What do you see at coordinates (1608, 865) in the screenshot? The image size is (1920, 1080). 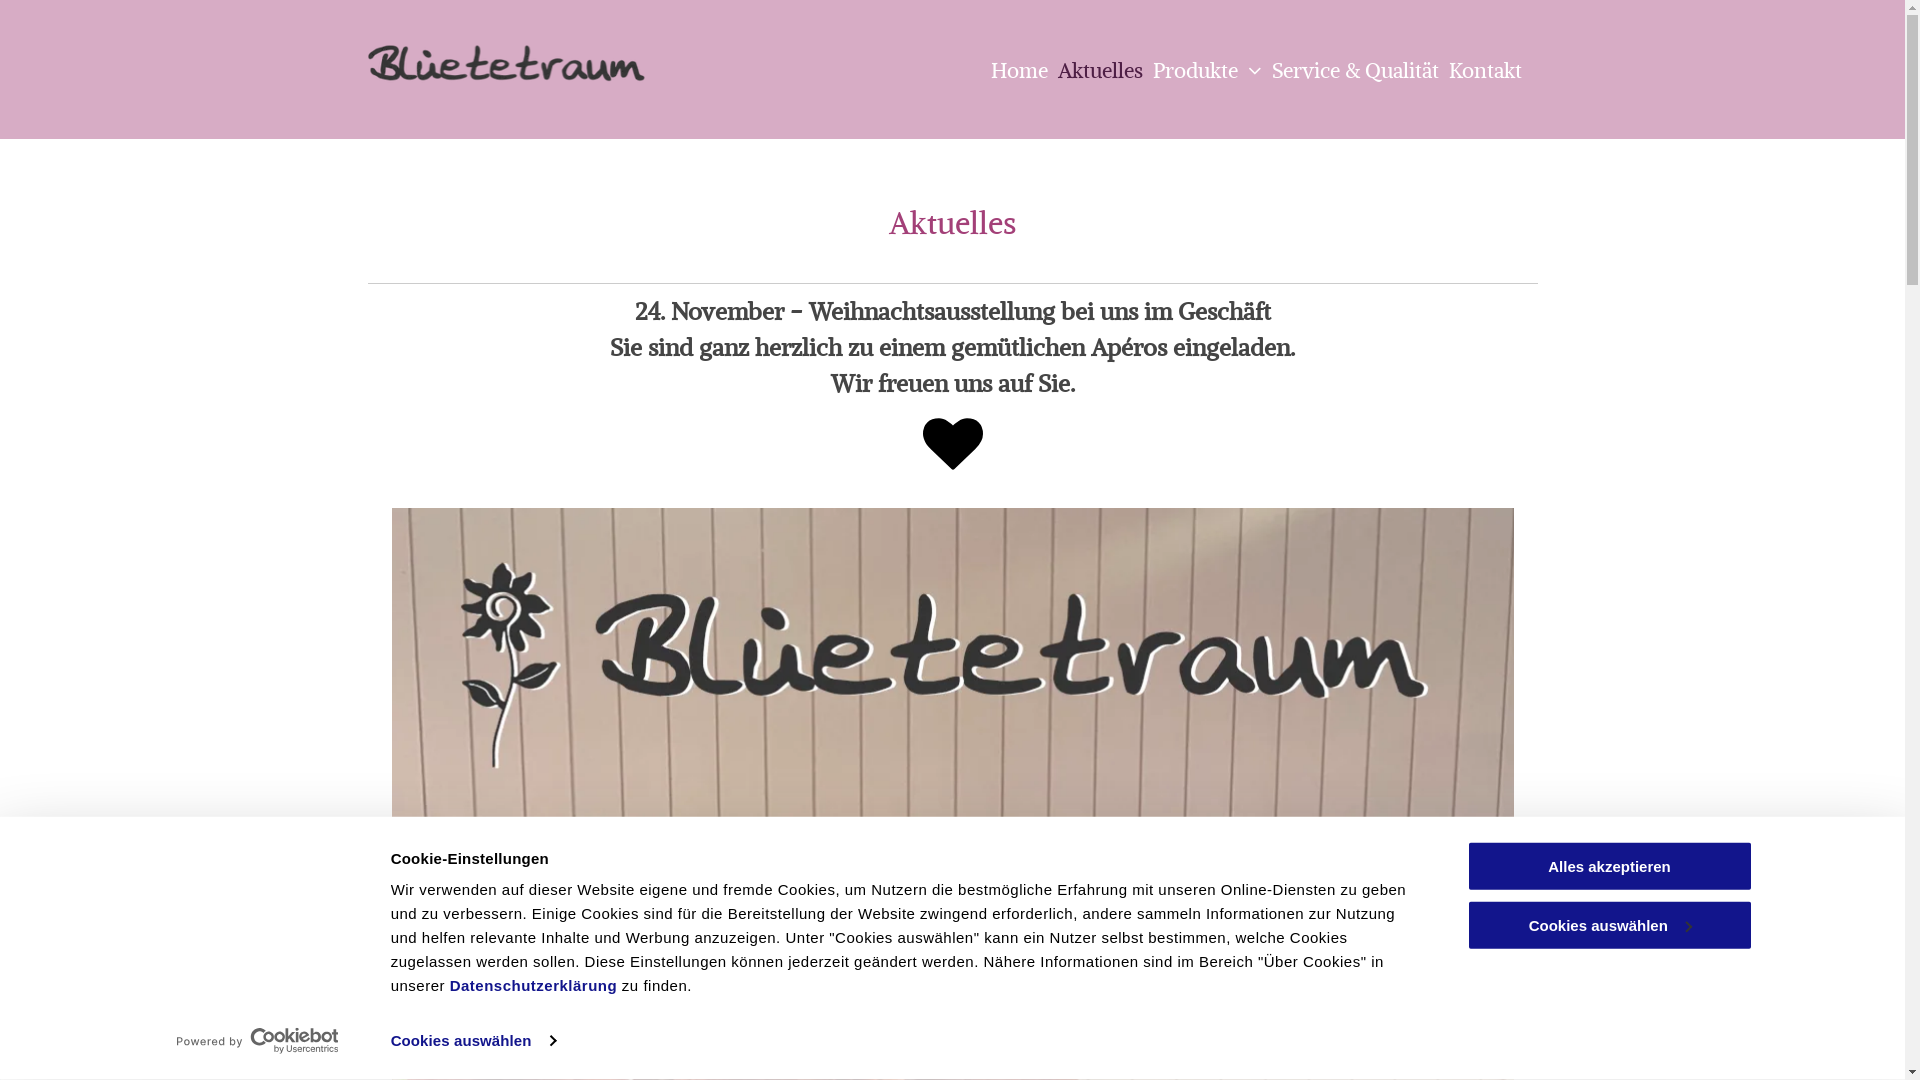 I see `'Alles akzeptieren'` at bounding box center [1608, 865].